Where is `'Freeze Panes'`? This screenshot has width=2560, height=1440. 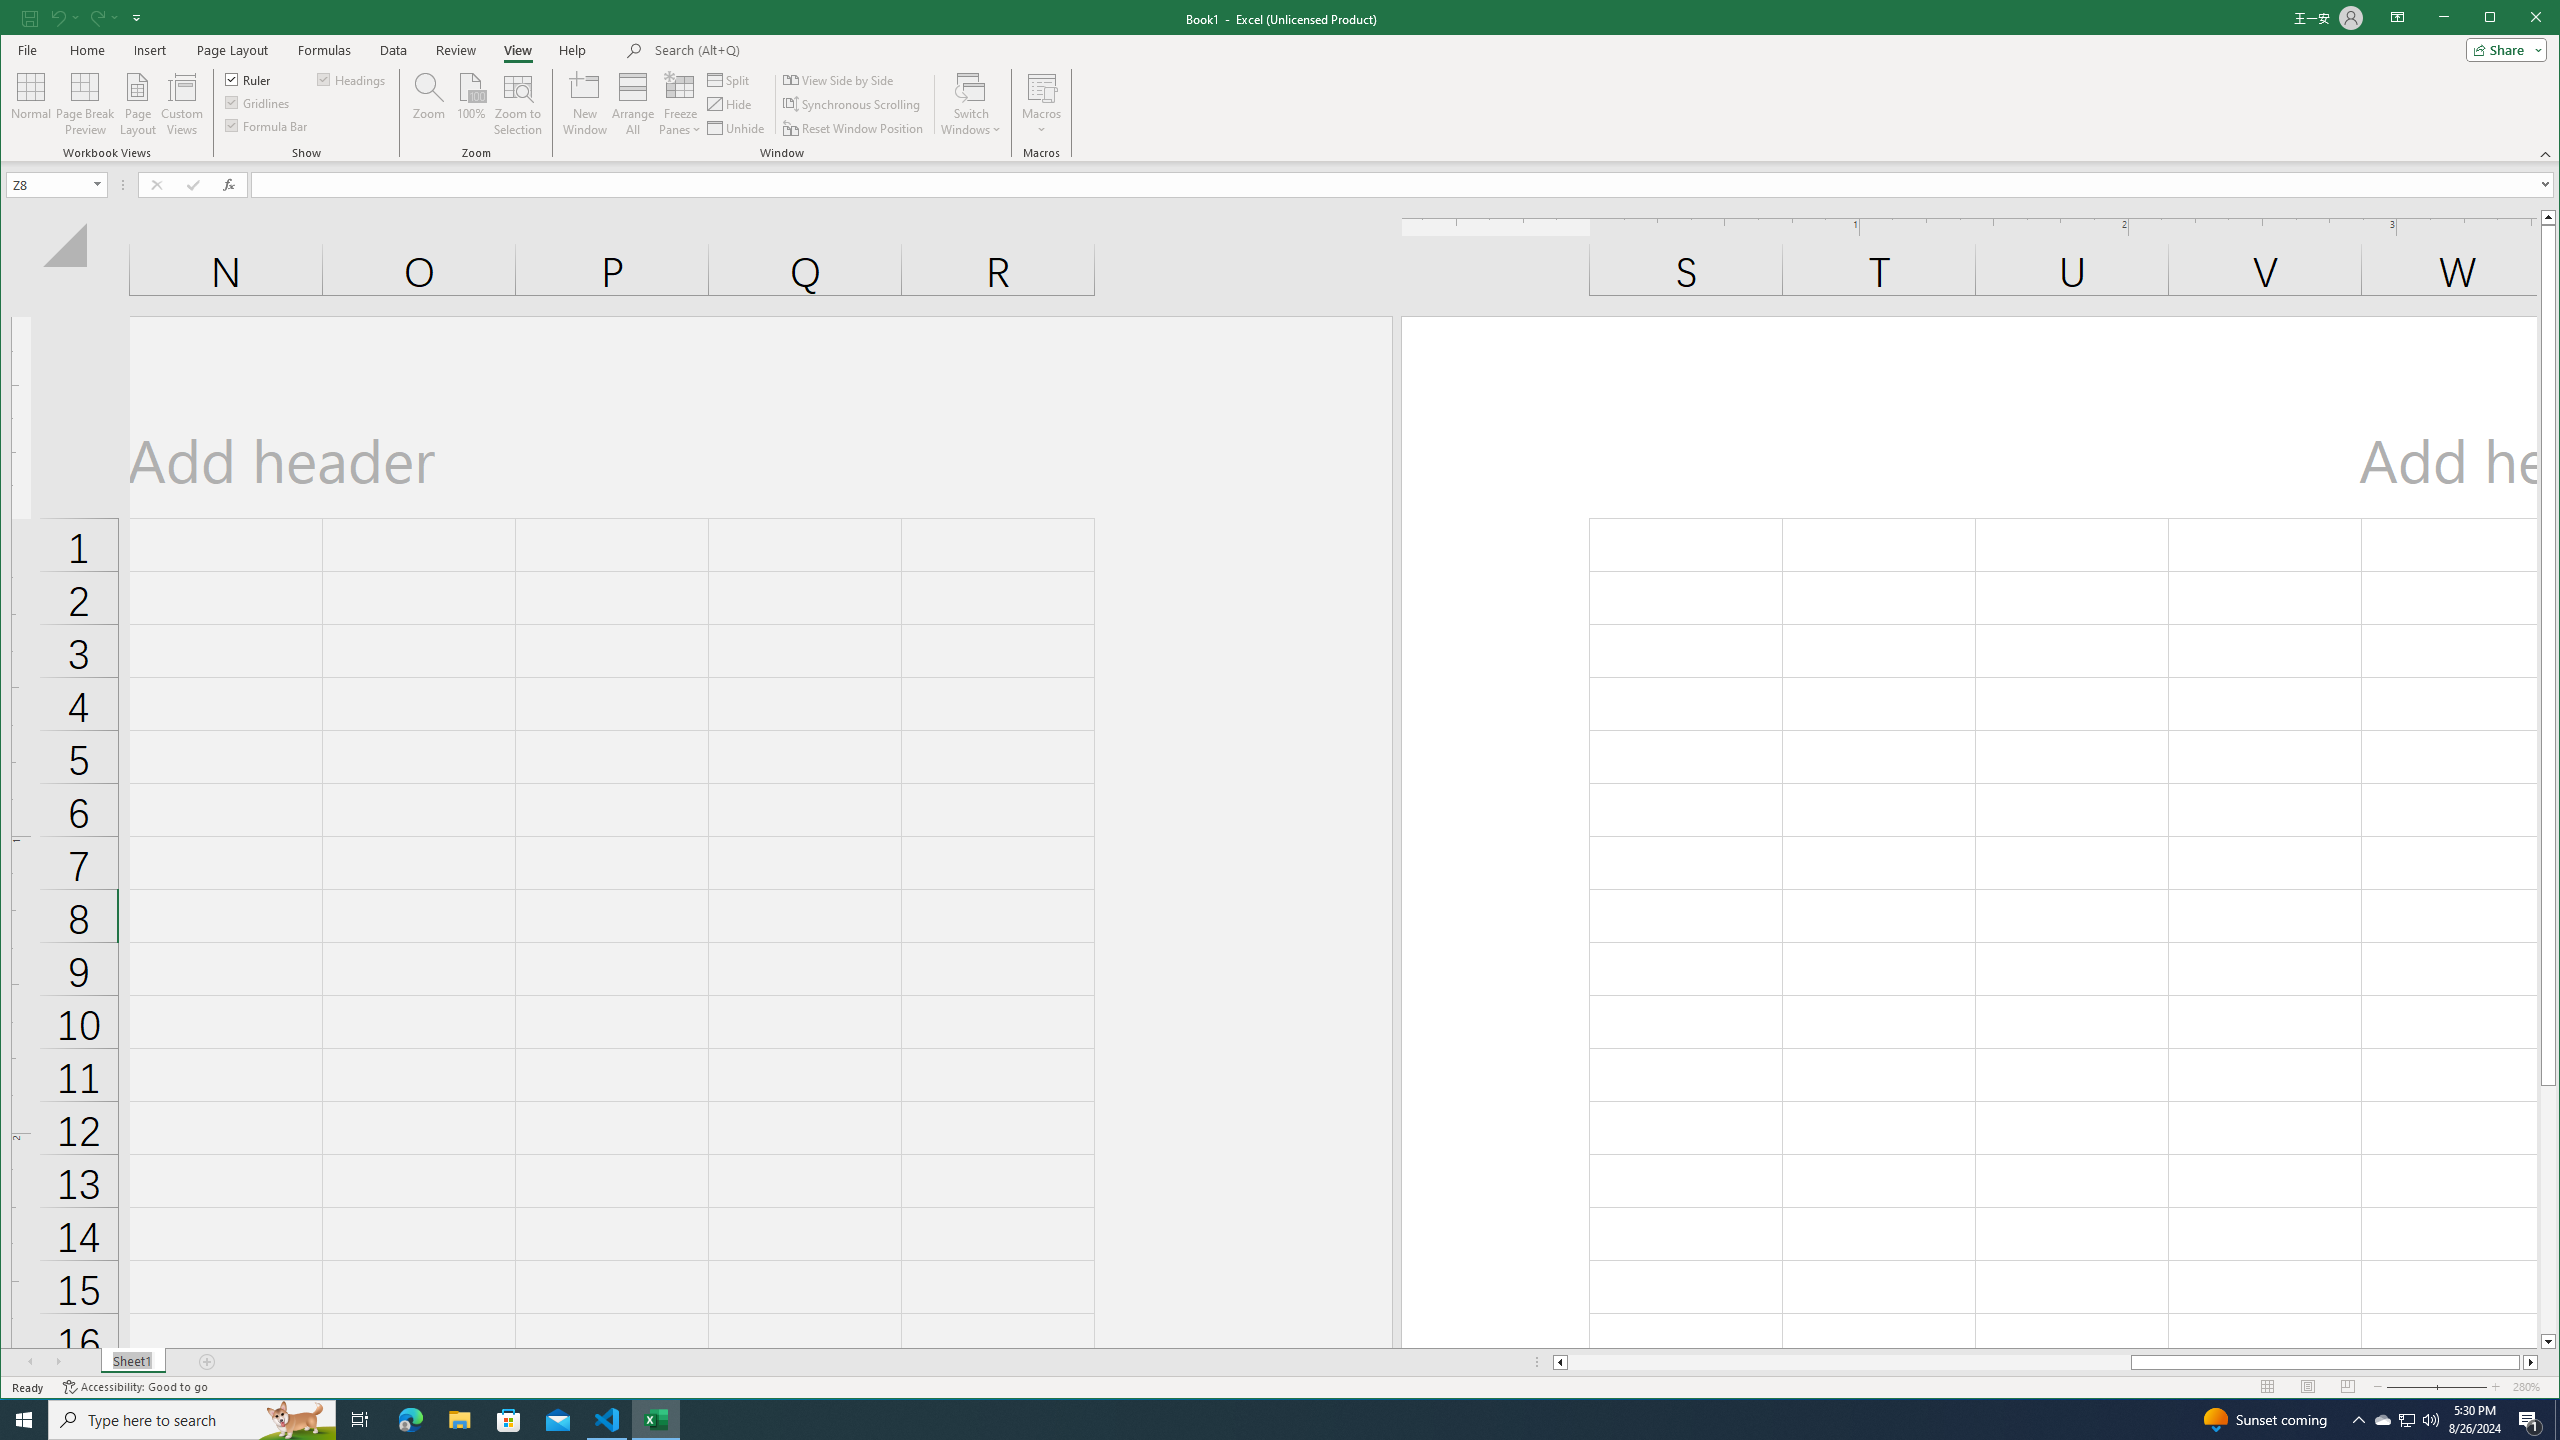
'Freeze Panes' is located at coordinates (680, 103).